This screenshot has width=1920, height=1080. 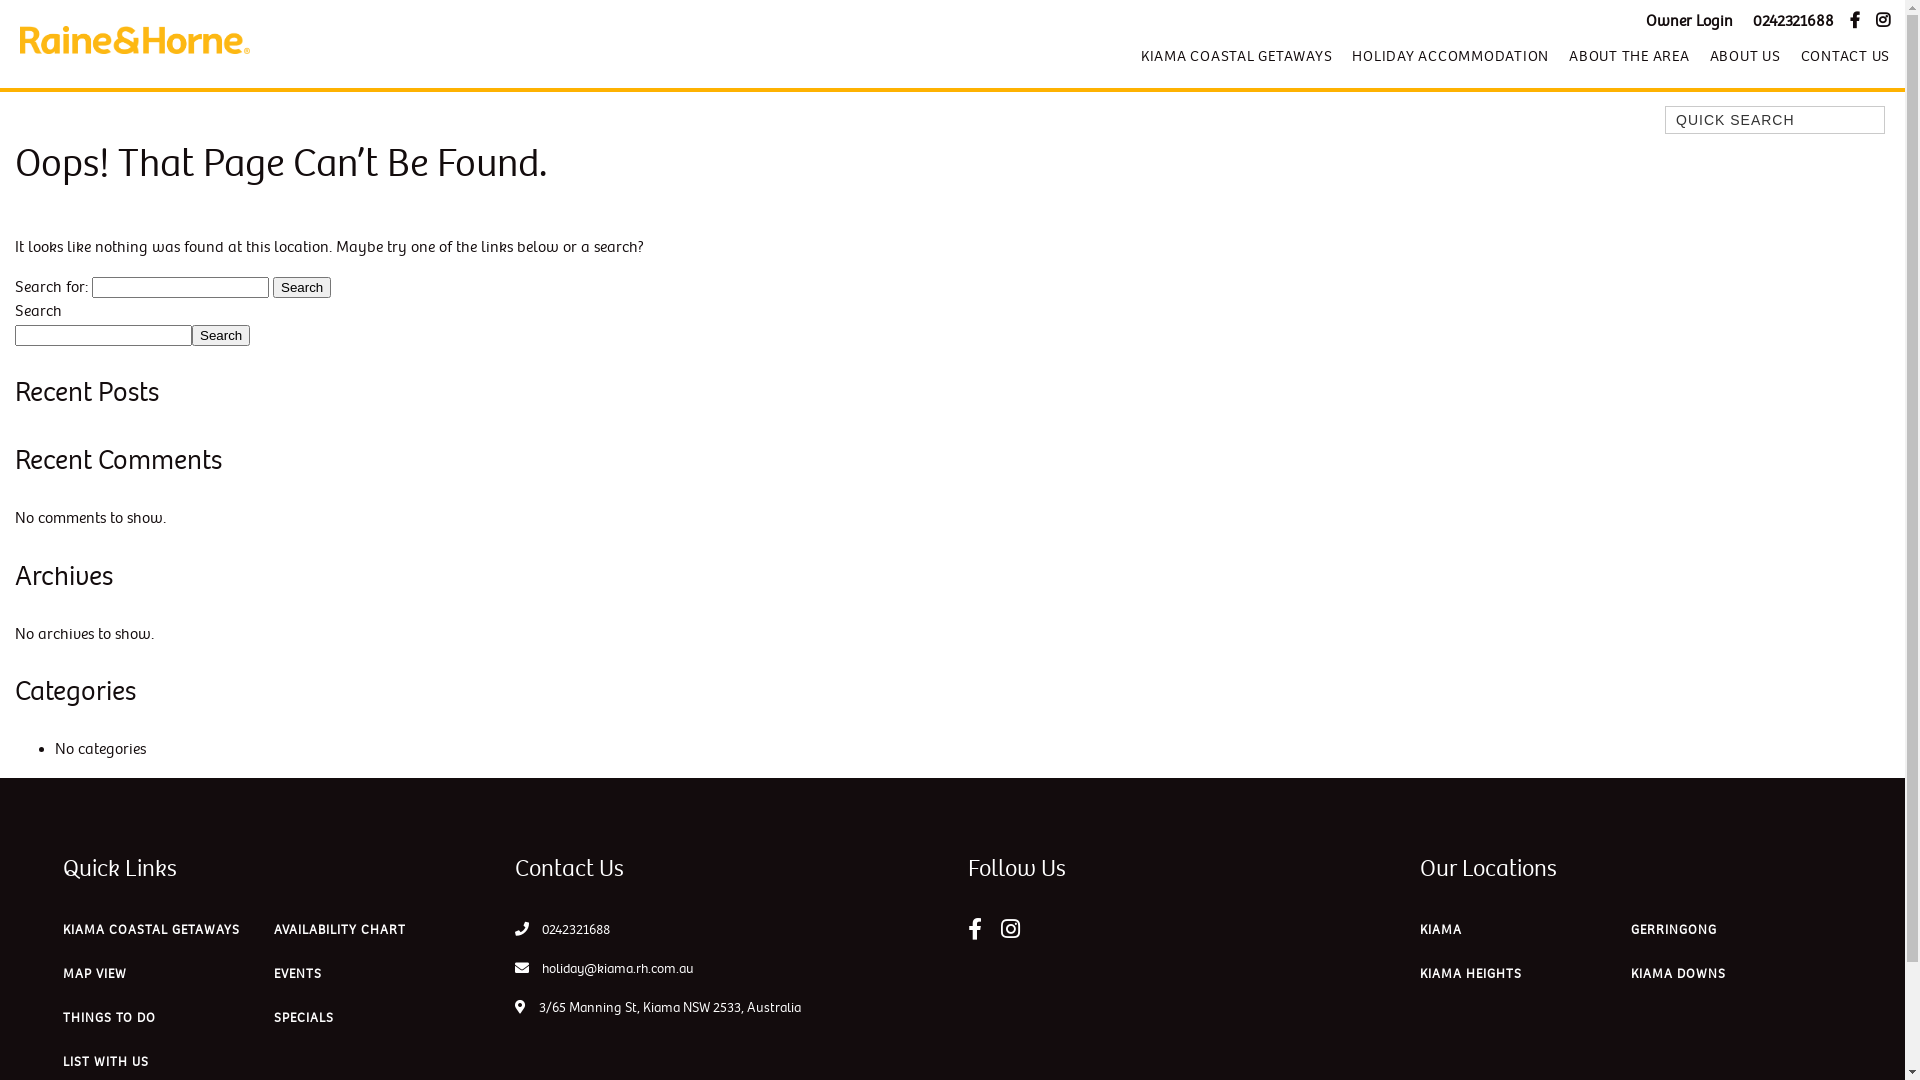 What do you see at coordinates (94, 978) in the screenshot?
I see `'MAP VIEW'` at bounding box center [94, 978].